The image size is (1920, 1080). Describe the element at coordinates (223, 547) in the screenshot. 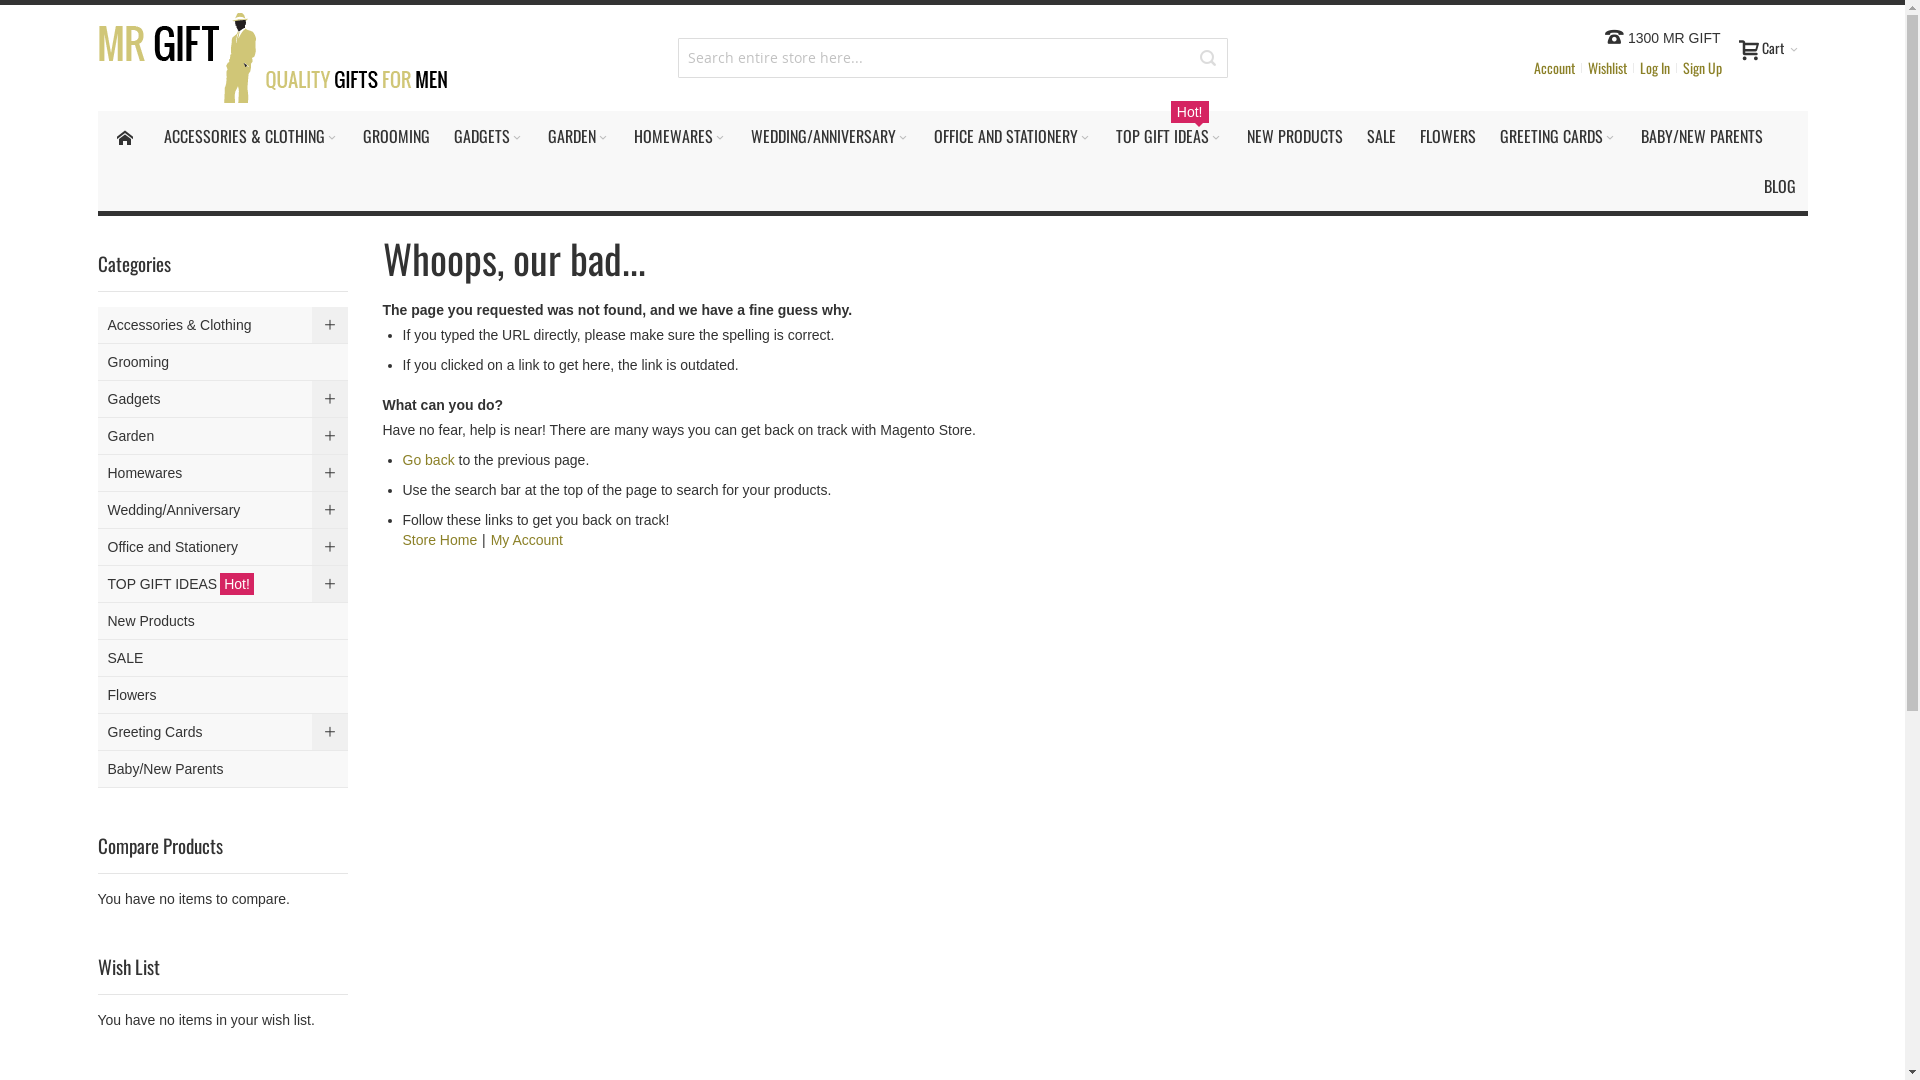

I see `'Office and Stationery'` at that location.